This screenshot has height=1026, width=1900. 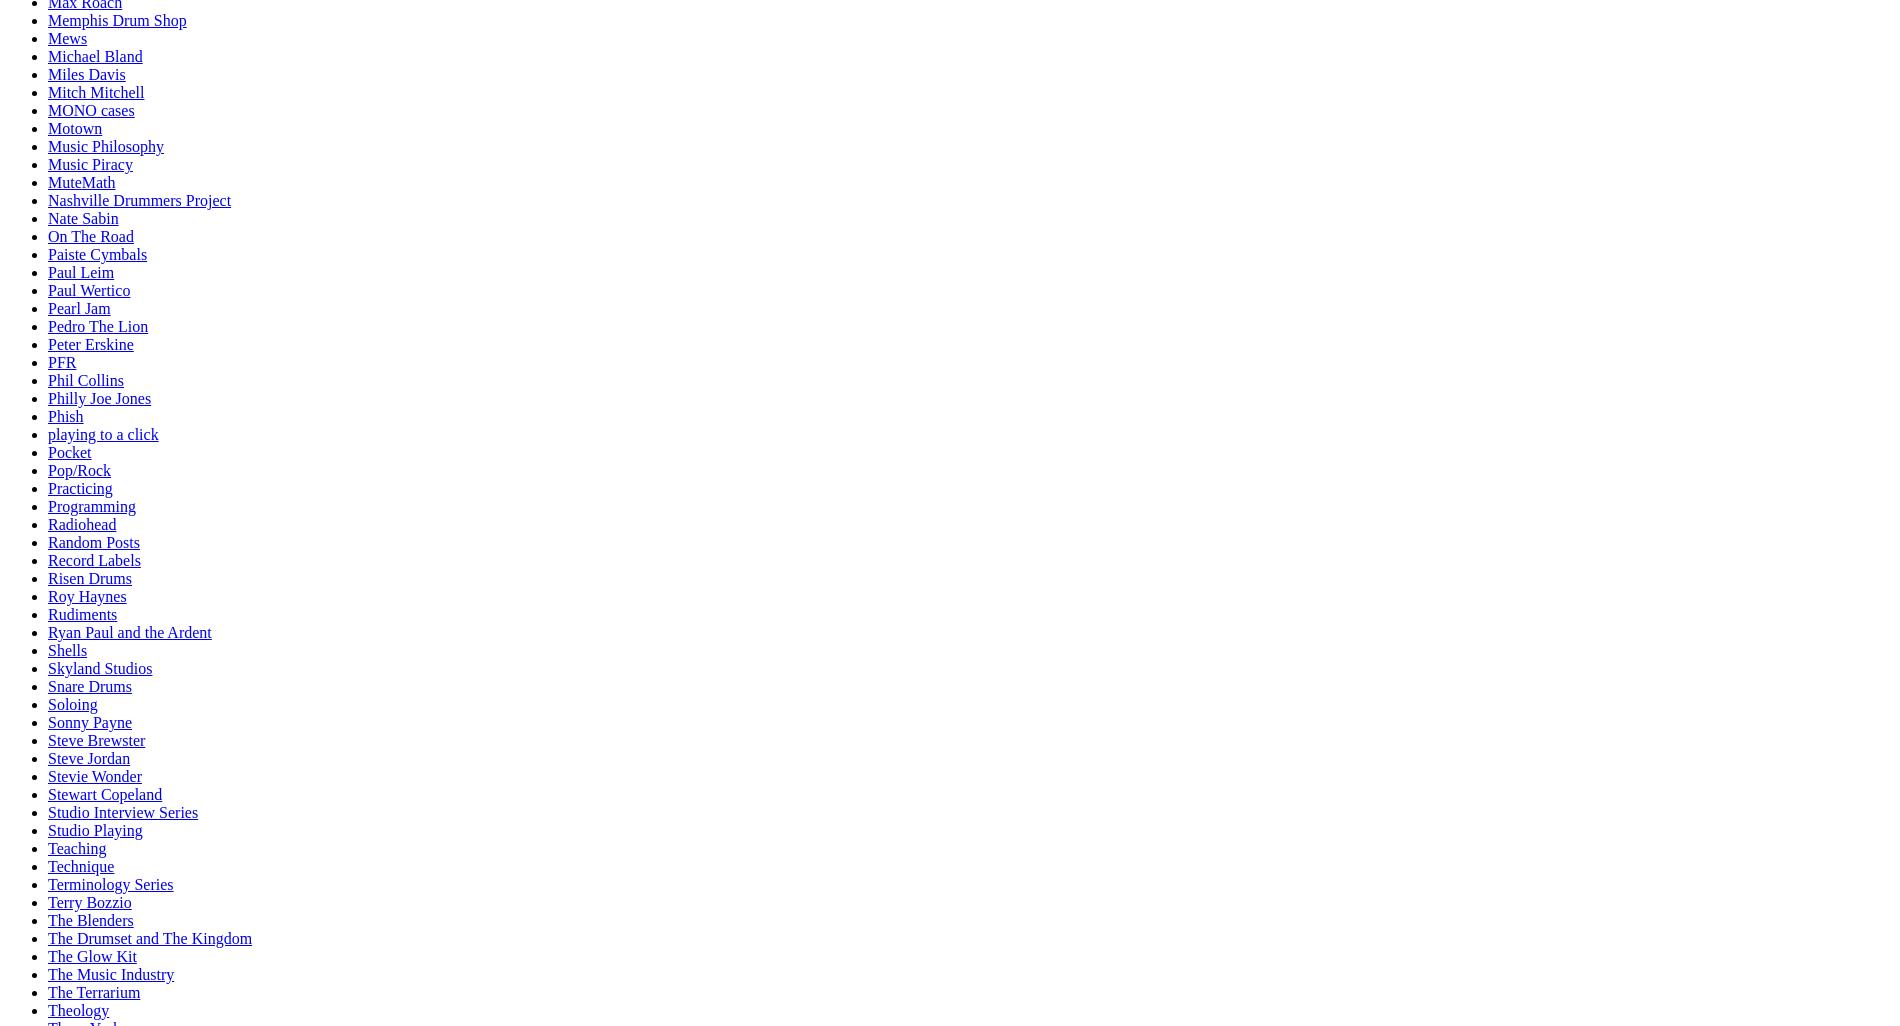 What do you see at coordinates (117, 20) in the screenshot?
I see `'Memphis Drum Shop'` at bounding box center [117, 20].